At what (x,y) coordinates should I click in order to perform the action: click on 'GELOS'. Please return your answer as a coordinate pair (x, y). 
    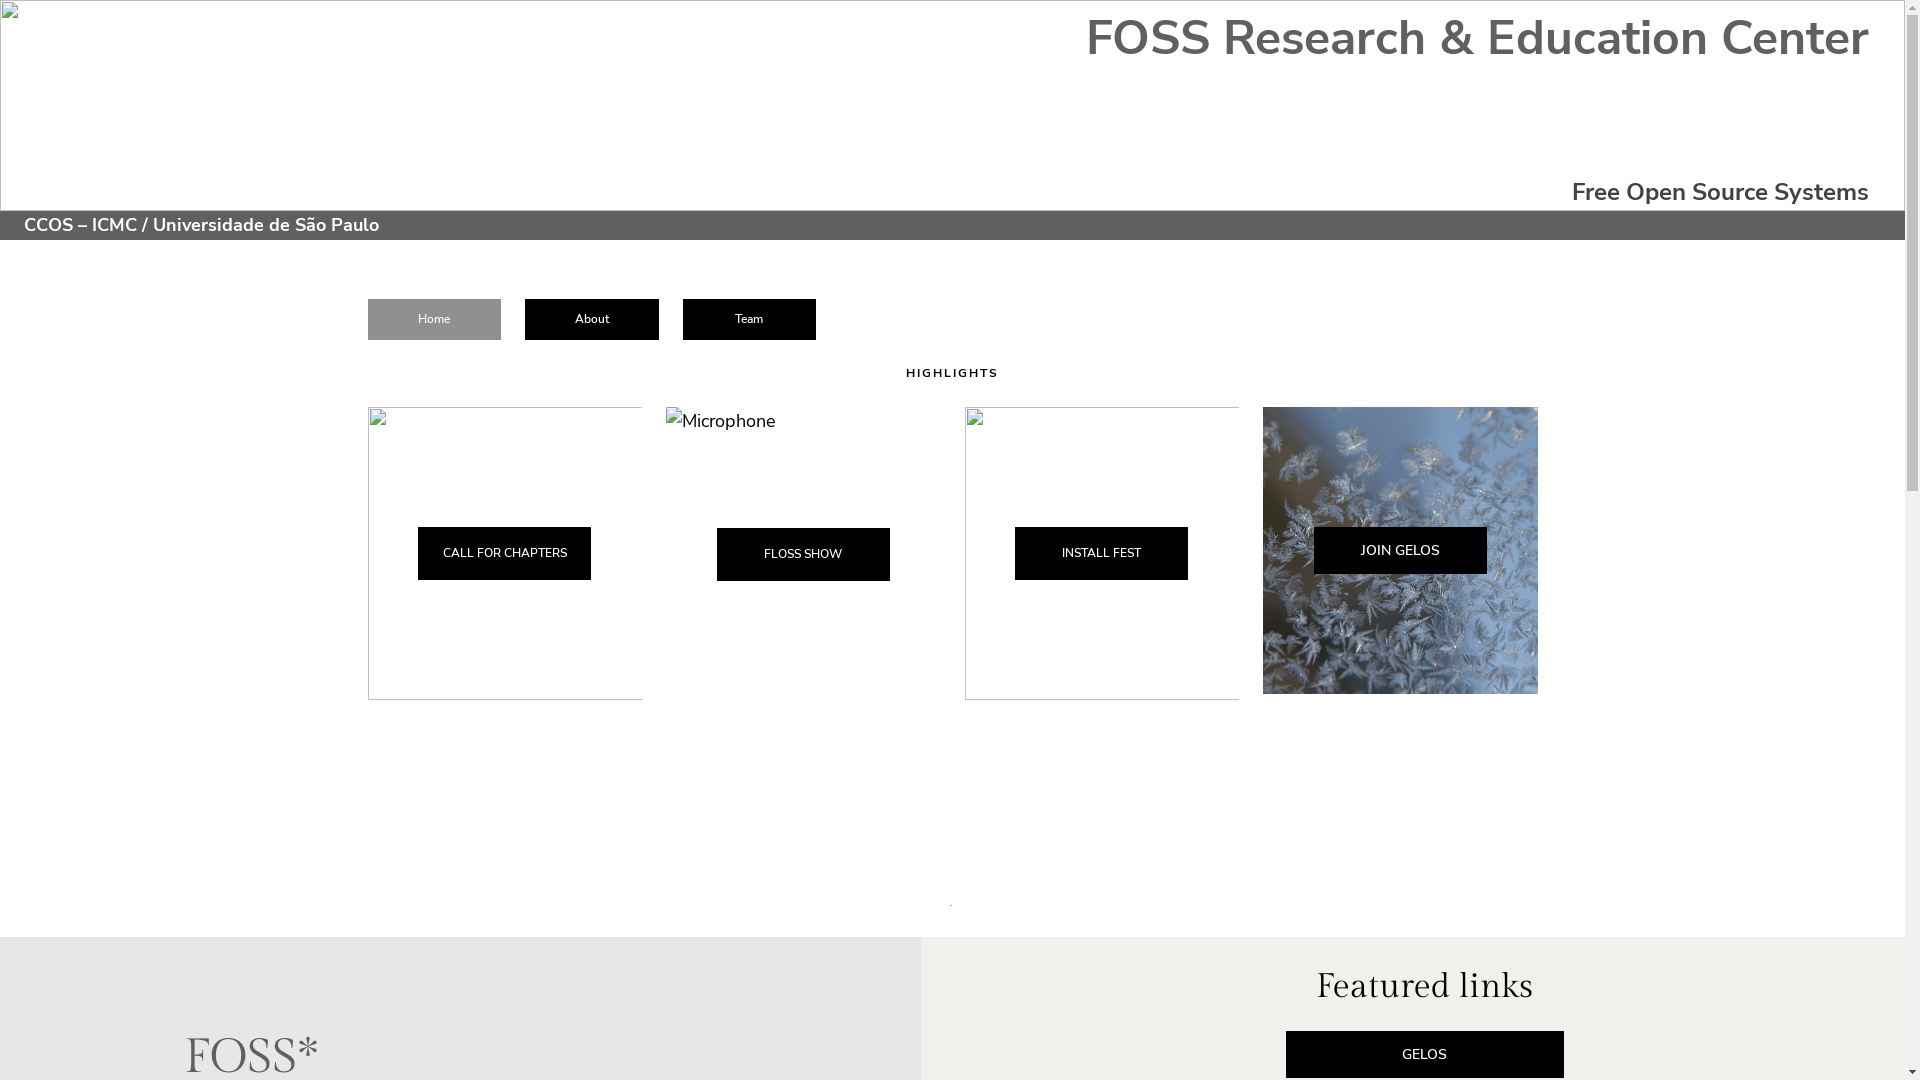
    Looking at the image, I should click on (1424, 1053).